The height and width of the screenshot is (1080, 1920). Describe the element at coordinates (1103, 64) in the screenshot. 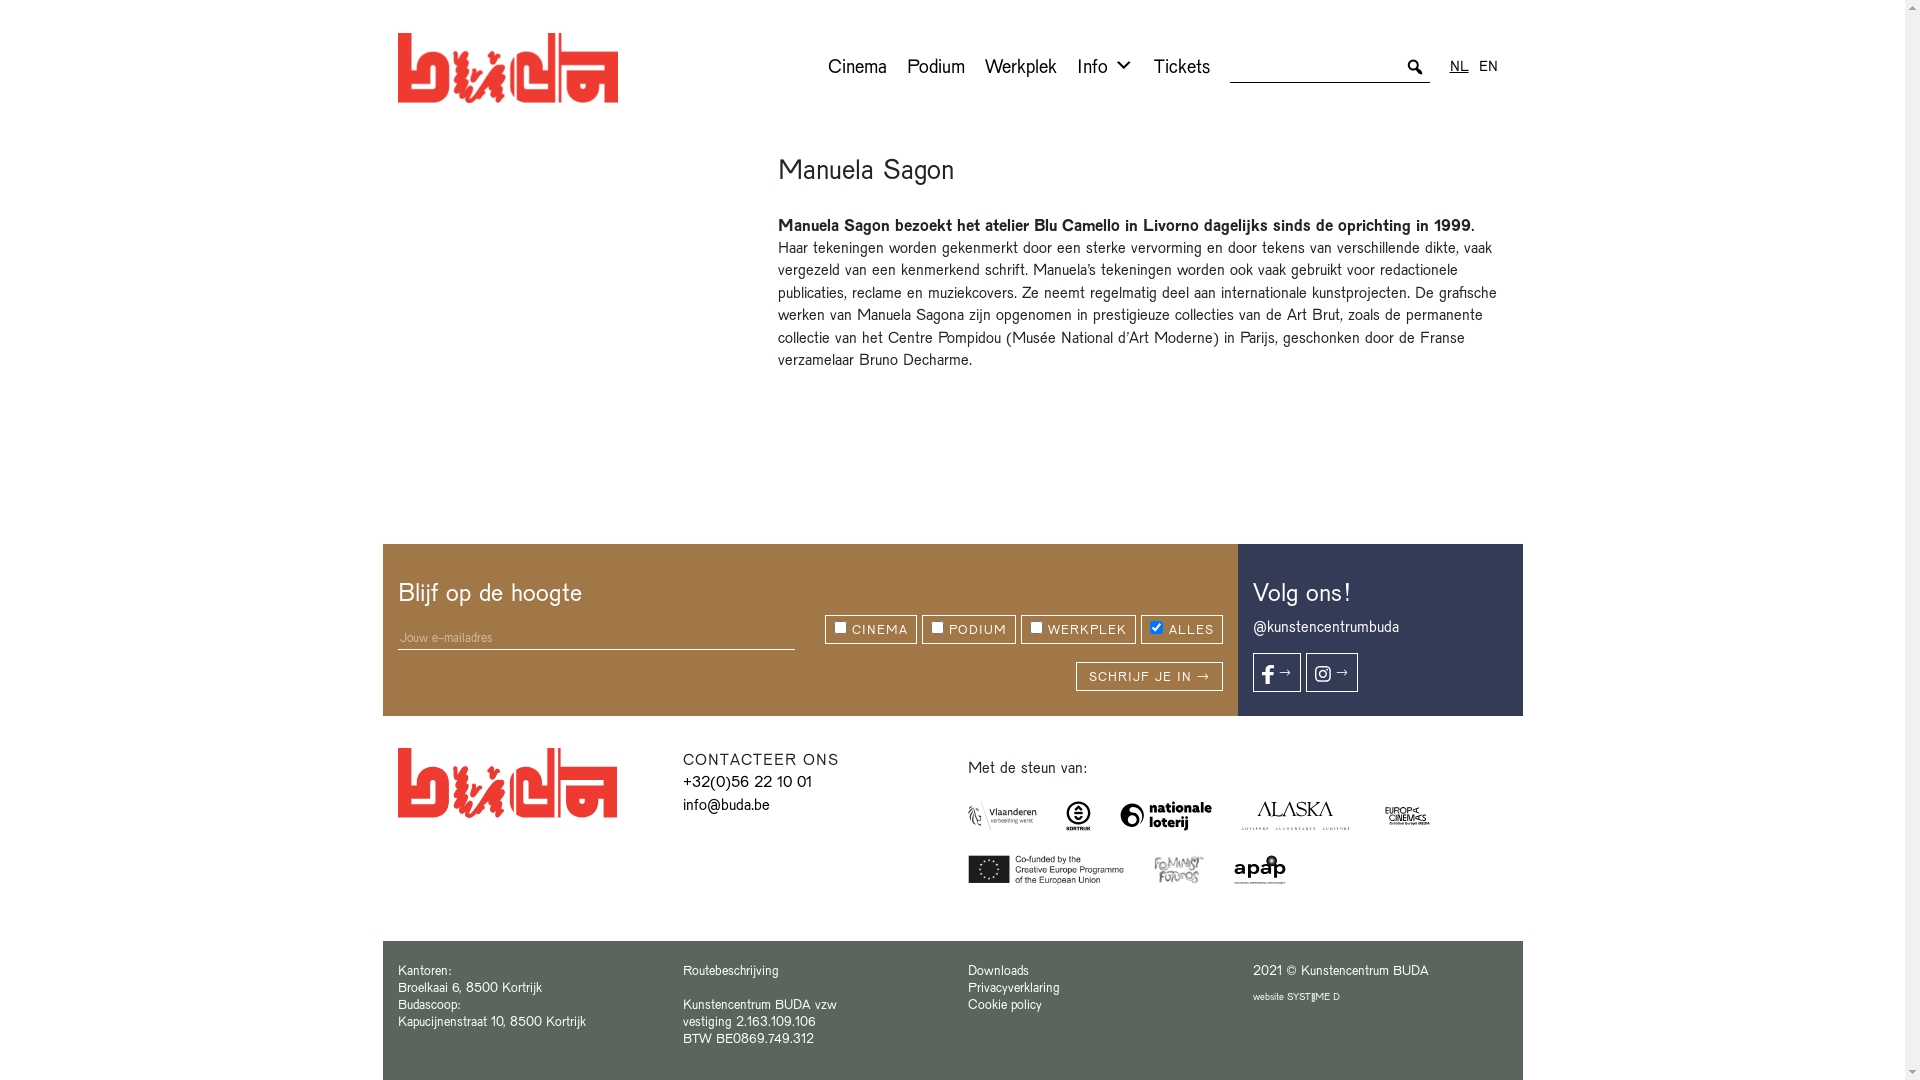

I see `'Info'` at that location.